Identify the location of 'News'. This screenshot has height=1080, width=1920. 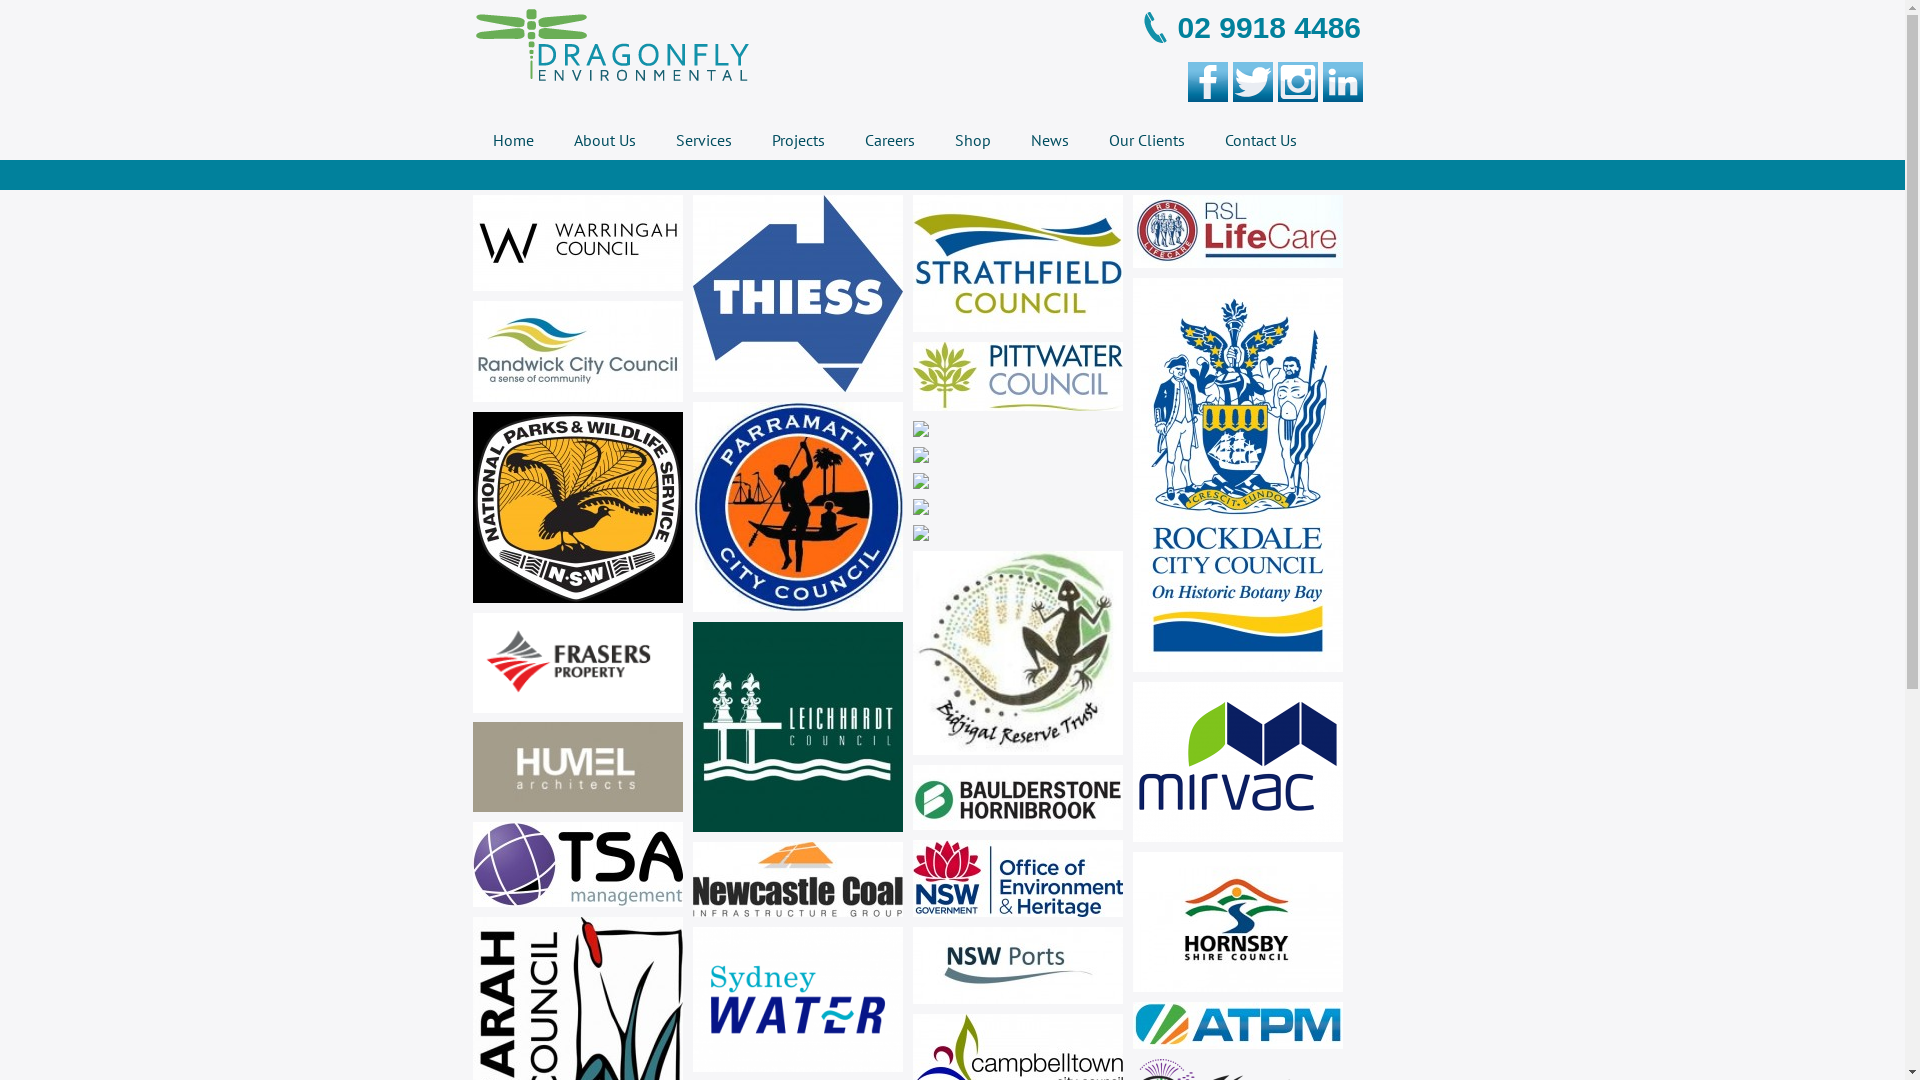
(1048, 138).